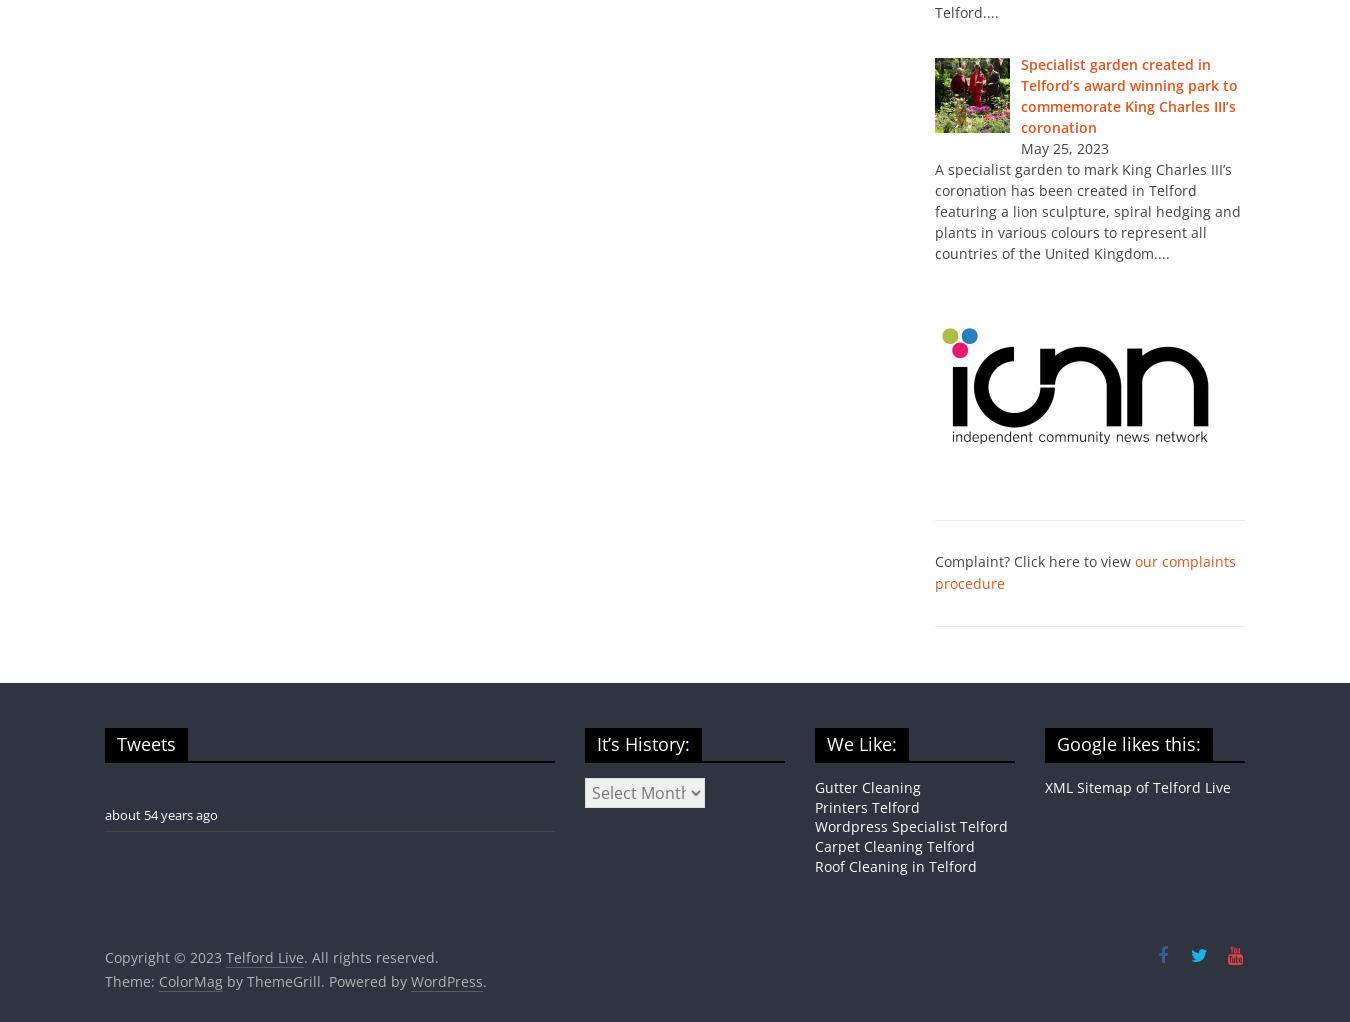 This screenshot has height=1022, width=1350. I want to click on 'Complaint? Click here to view', so click(1035, 560).